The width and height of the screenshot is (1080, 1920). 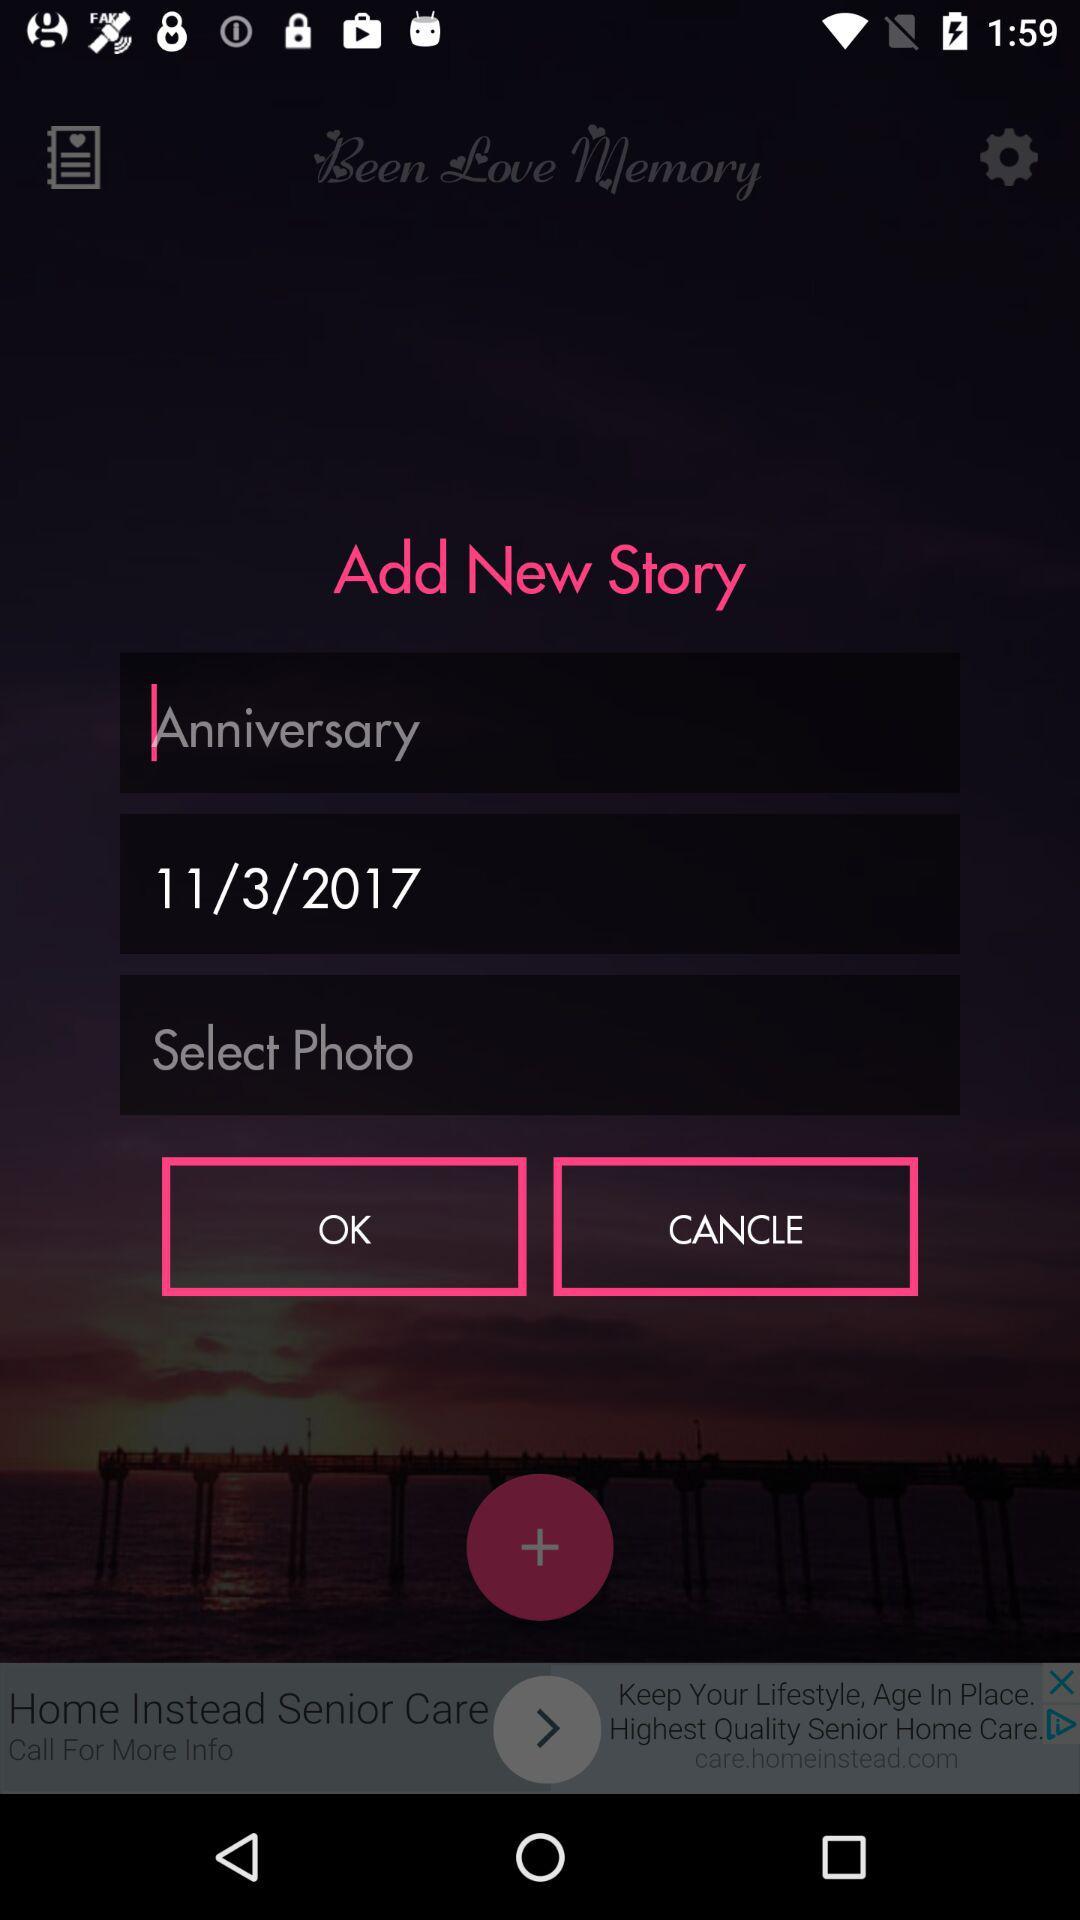 I want to click on item to the left of the cancle, so click(x=343, y=1225).